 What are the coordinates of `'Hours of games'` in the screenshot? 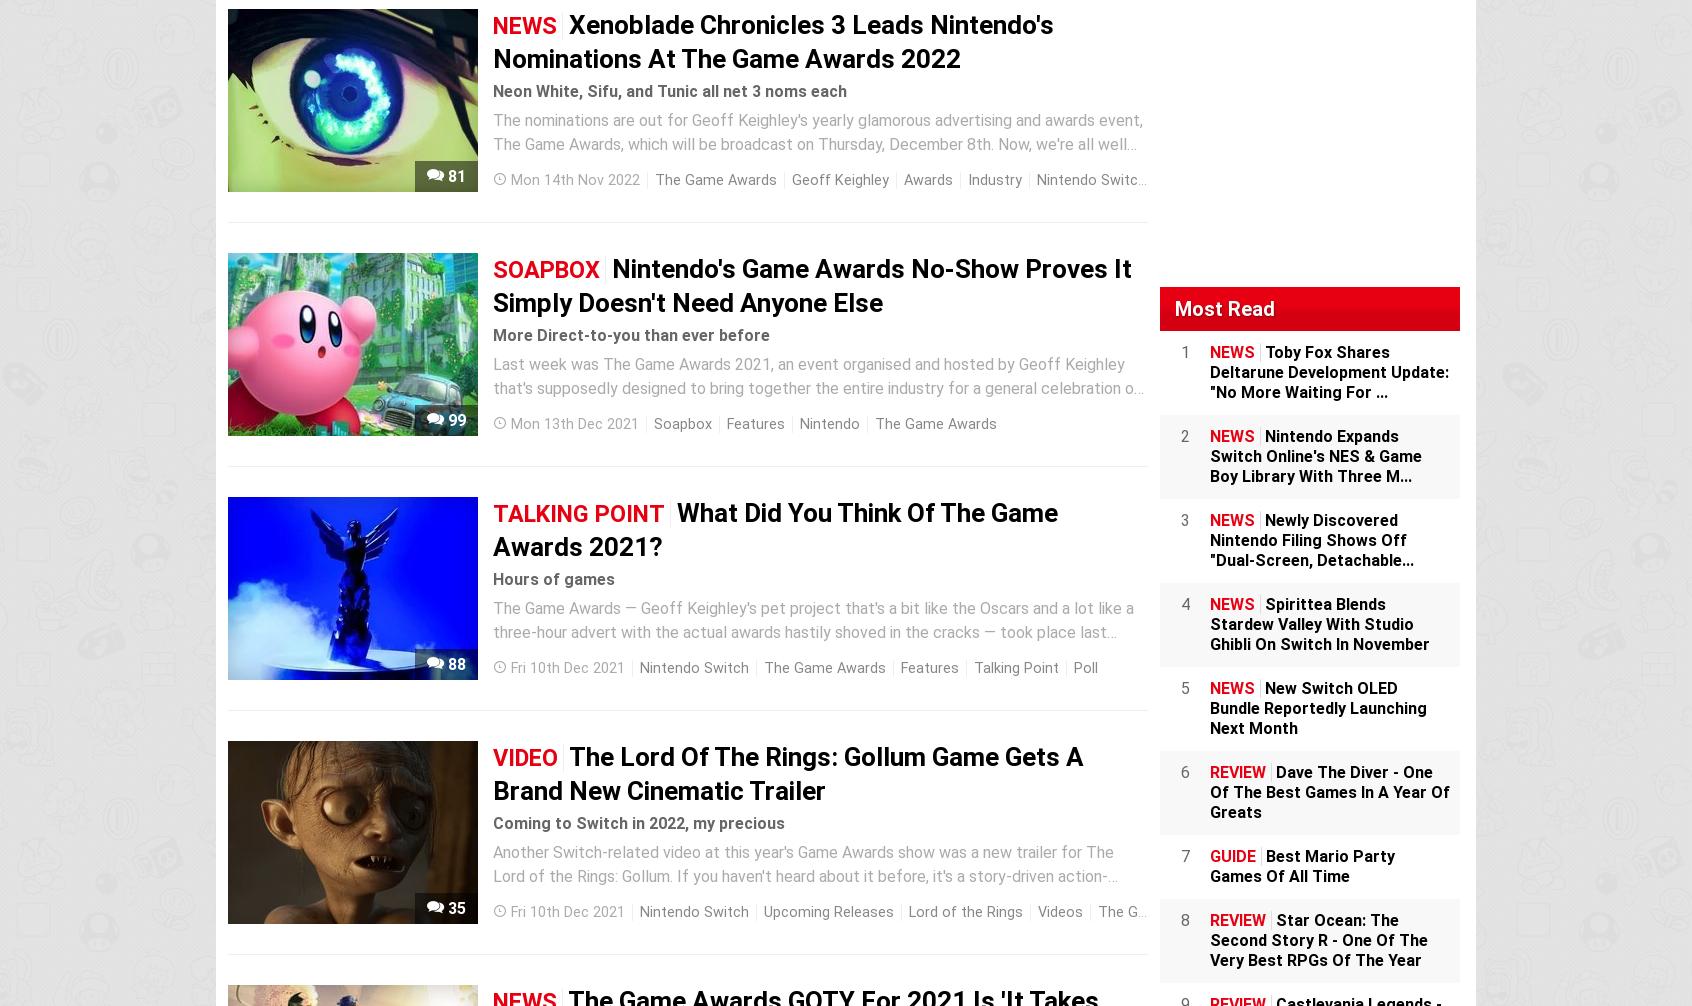 It's located at (553, 579).